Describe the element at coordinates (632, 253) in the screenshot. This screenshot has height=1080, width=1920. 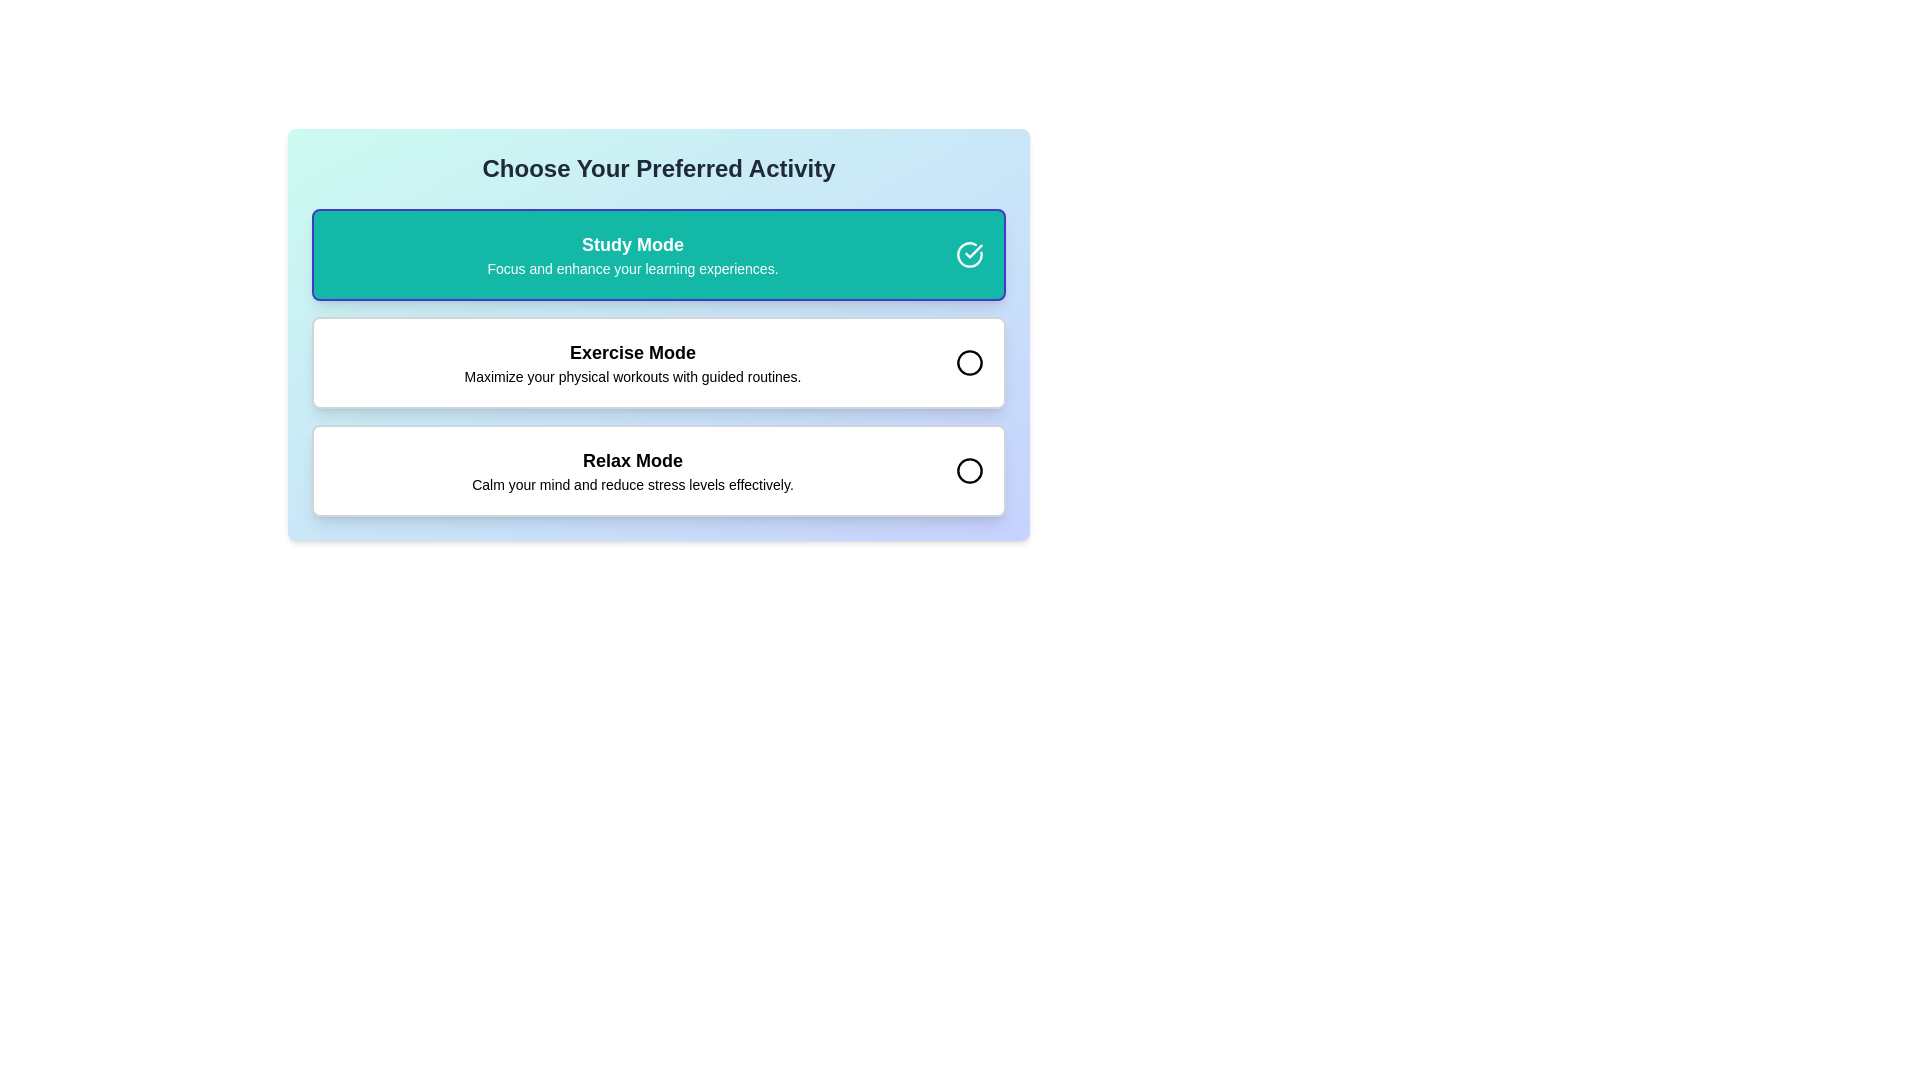
I see `the 'Study Mode' text block which describes the option and provides additional information about enhancing learning experiences` at that location.